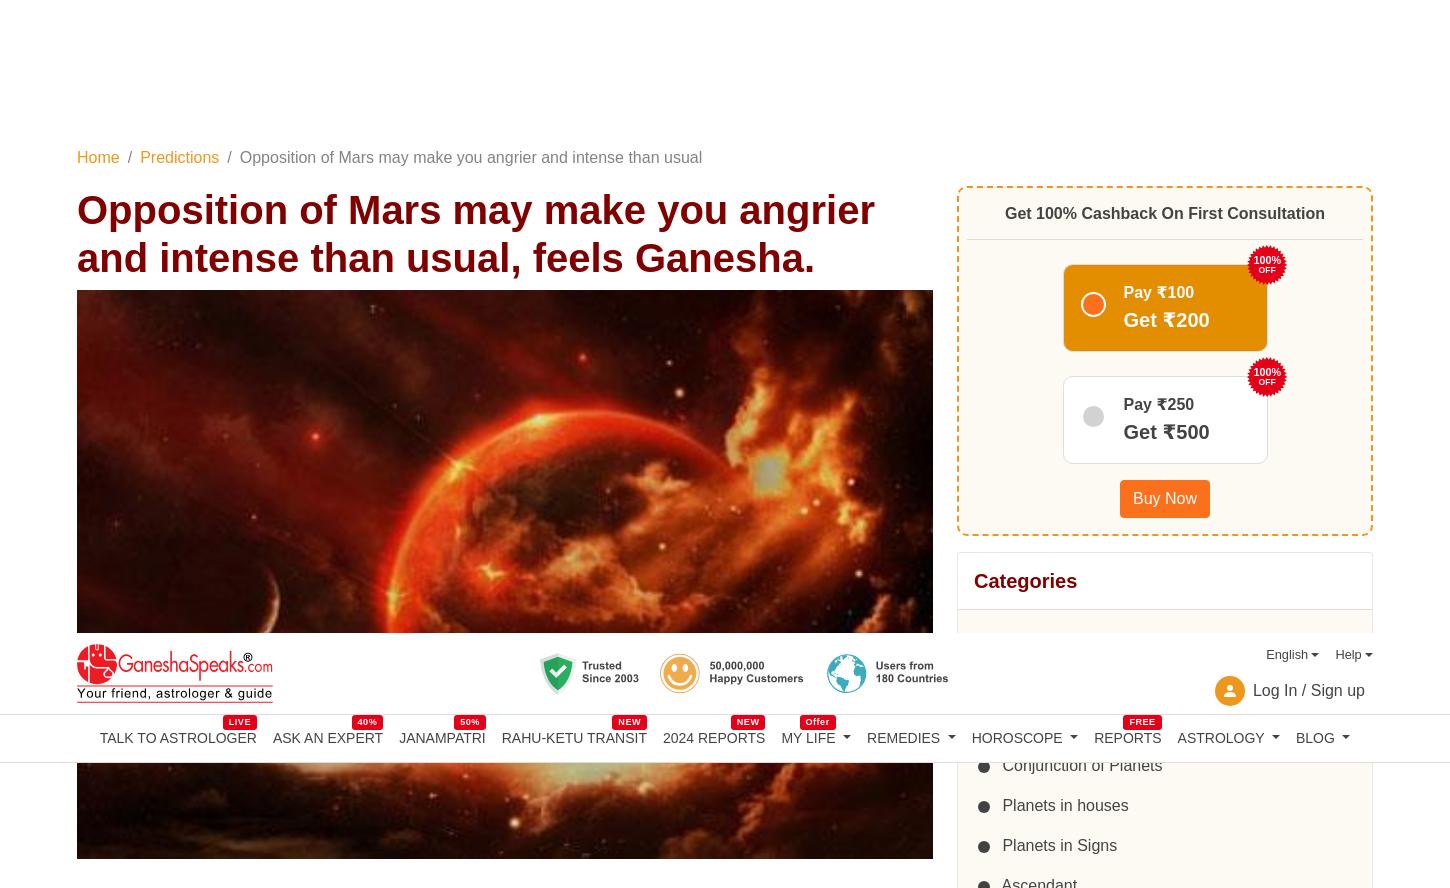  Describe the element at coordinates (1126, 102) in the screenshot. I see `'REPORTS'` at that location.